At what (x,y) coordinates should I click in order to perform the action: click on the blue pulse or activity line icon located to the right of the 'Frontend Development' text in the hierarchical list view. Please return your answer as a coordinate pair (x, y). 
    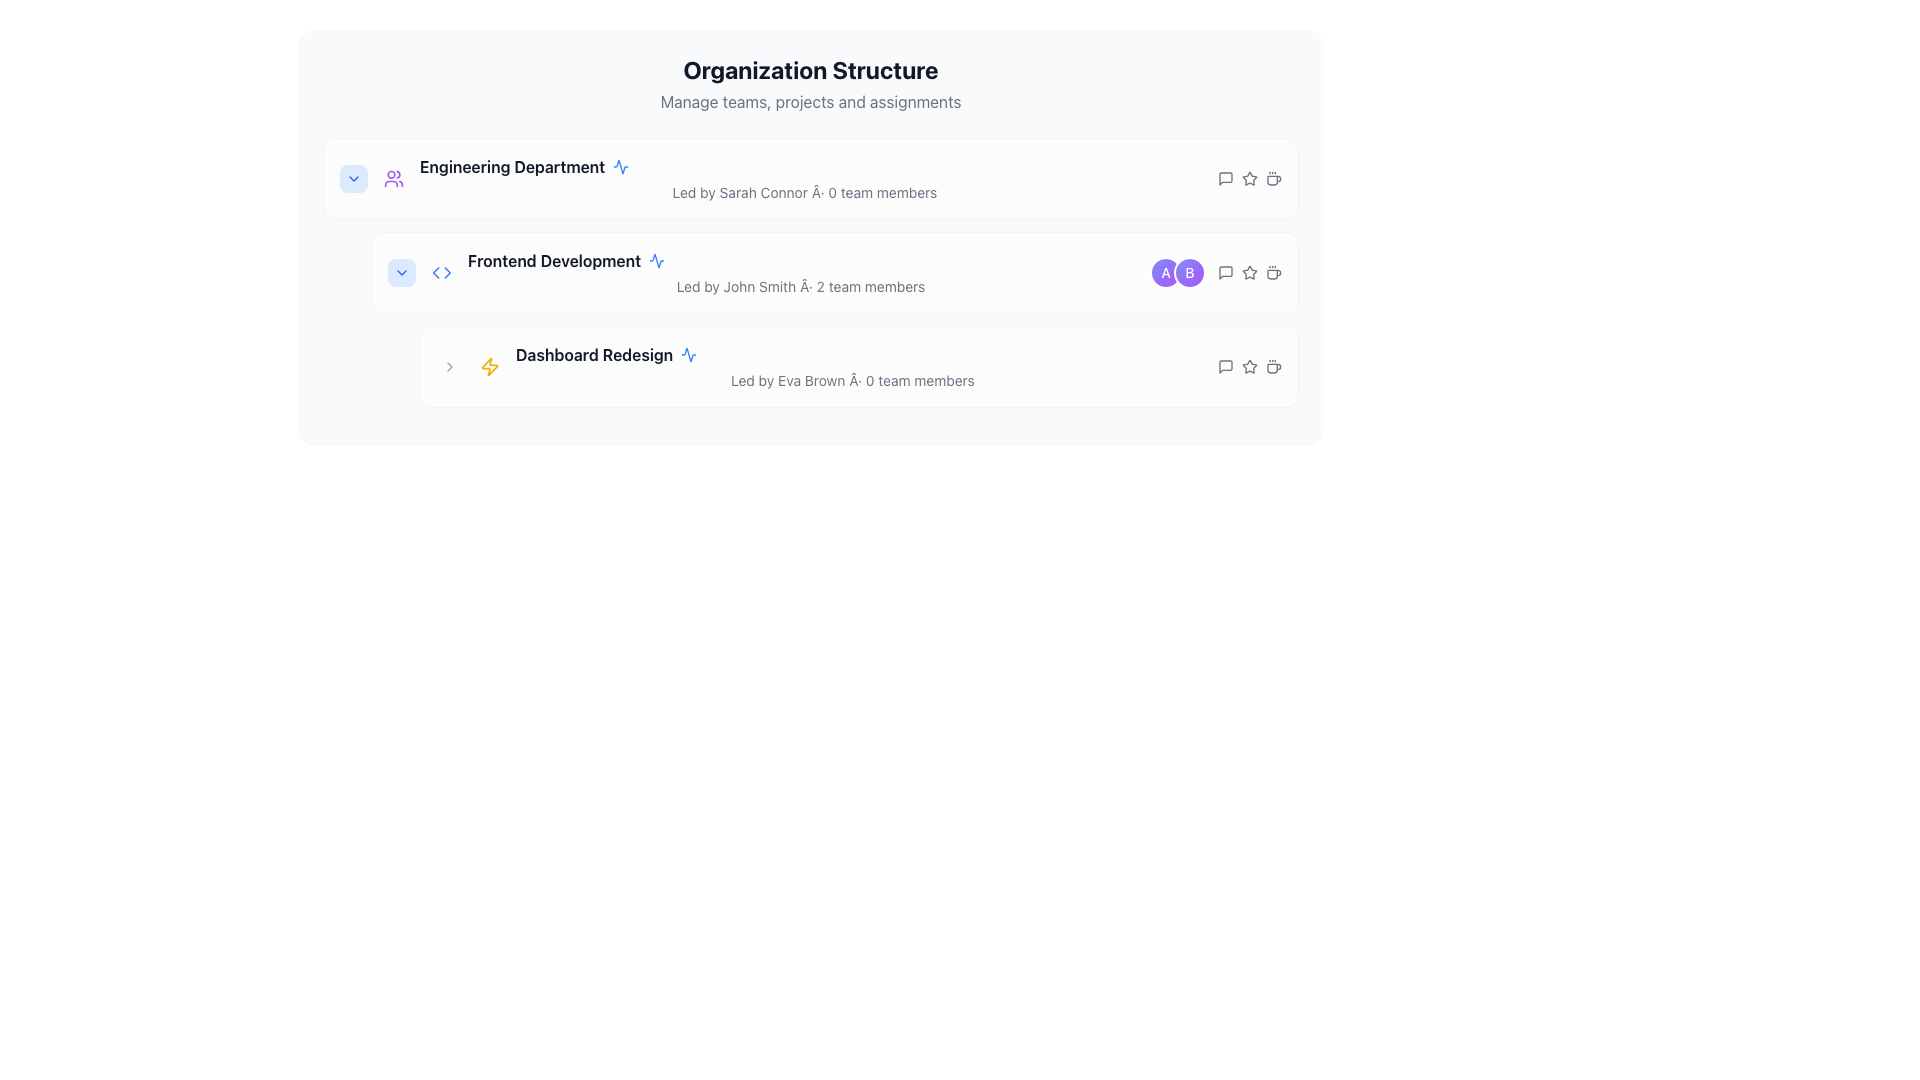
    Looking at the image, I should click on (657, 260).